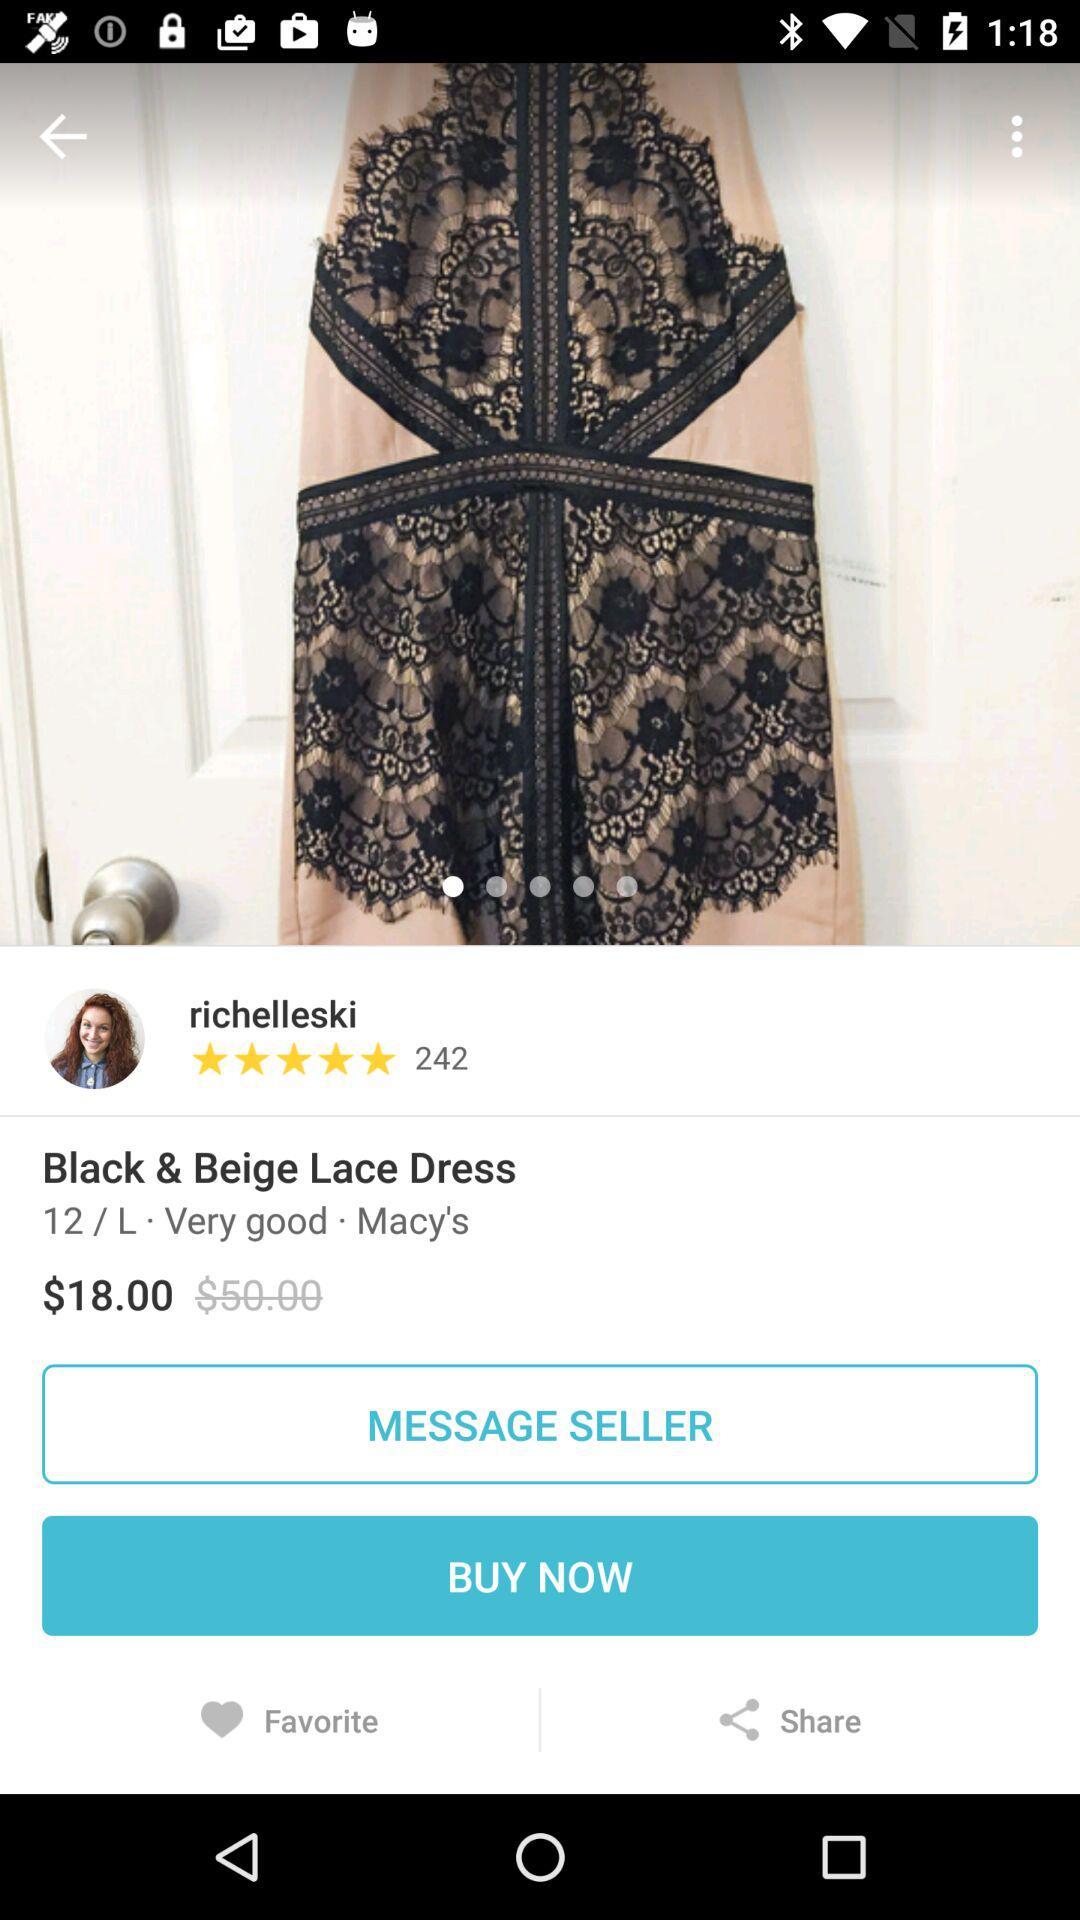 This screenshot has height=1920, width=1080. Describe the element at coordinates (301, 1058) in the screenshot. I see `the item to the left of the 242 icon` at that location.